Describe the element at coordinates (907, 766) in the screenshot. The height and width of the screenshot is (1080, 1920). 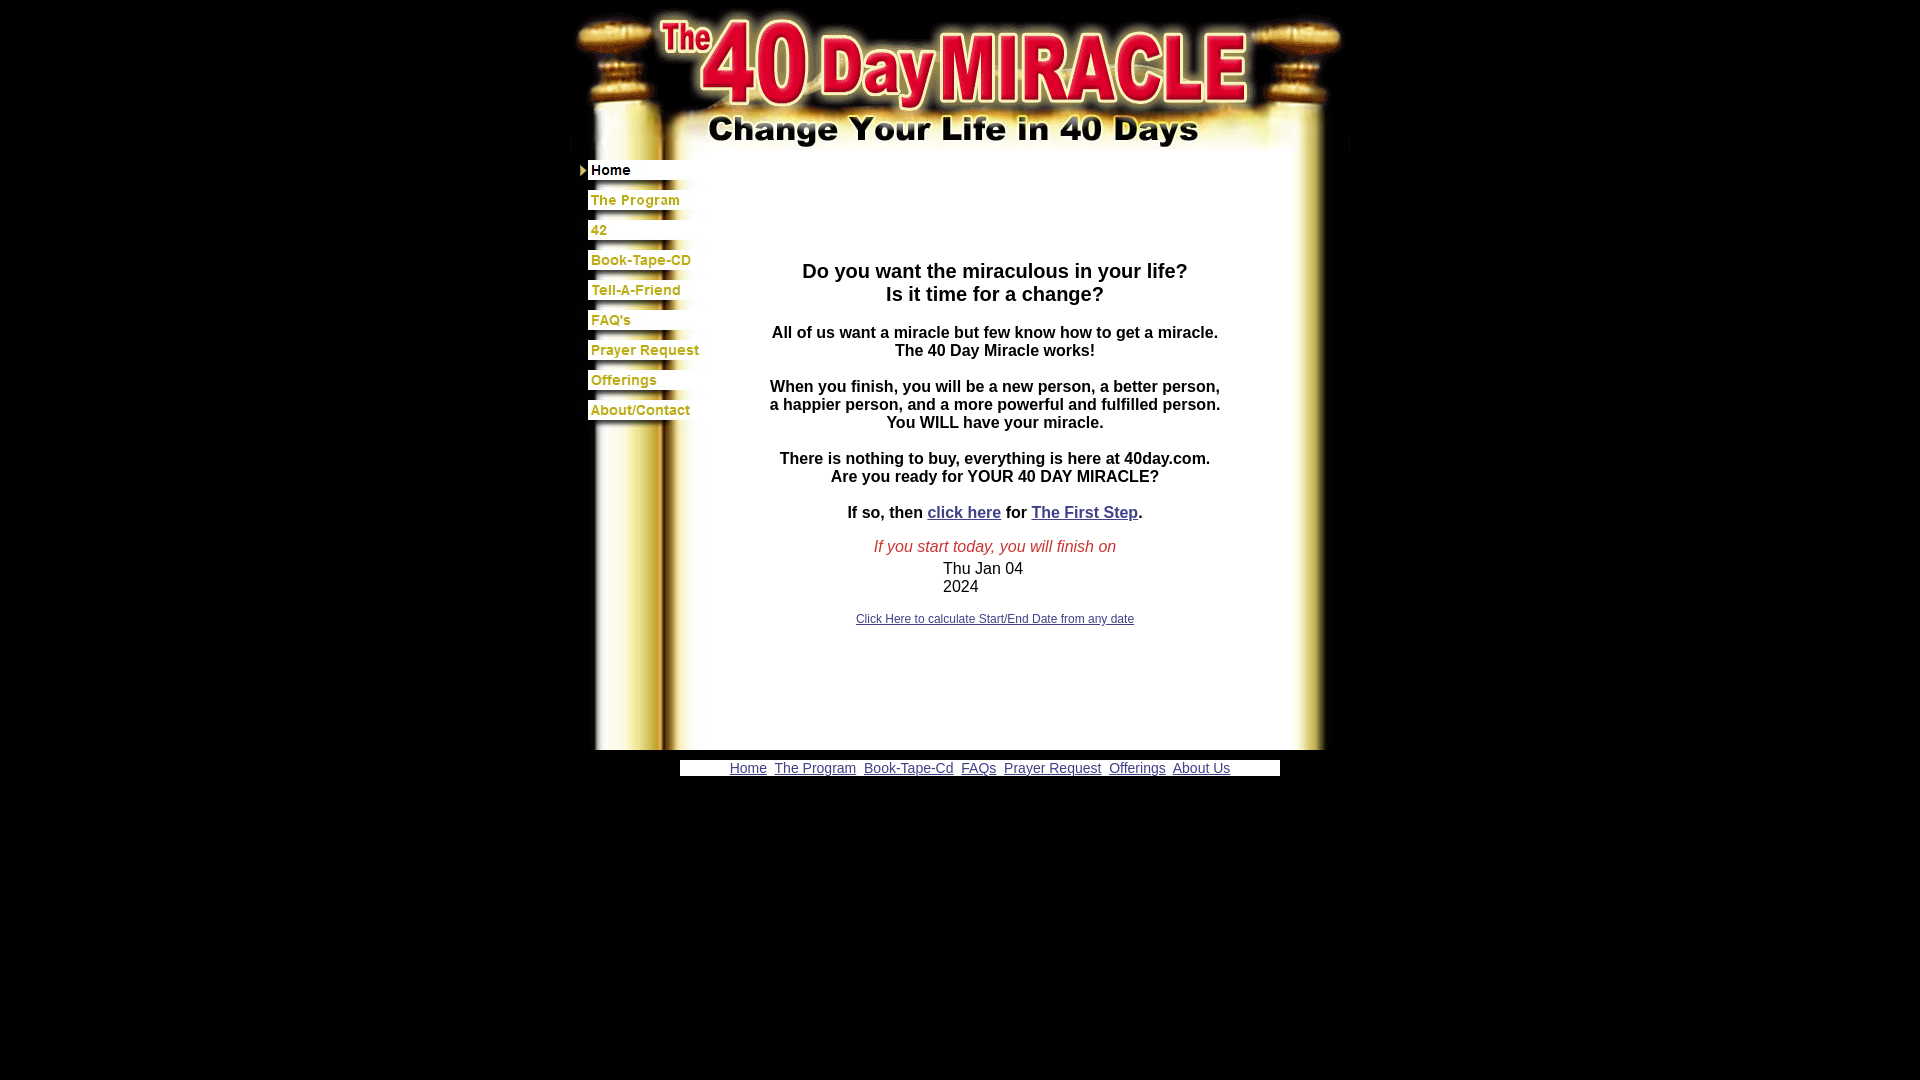
I see `'Book-Tape-Cd'` at that location.